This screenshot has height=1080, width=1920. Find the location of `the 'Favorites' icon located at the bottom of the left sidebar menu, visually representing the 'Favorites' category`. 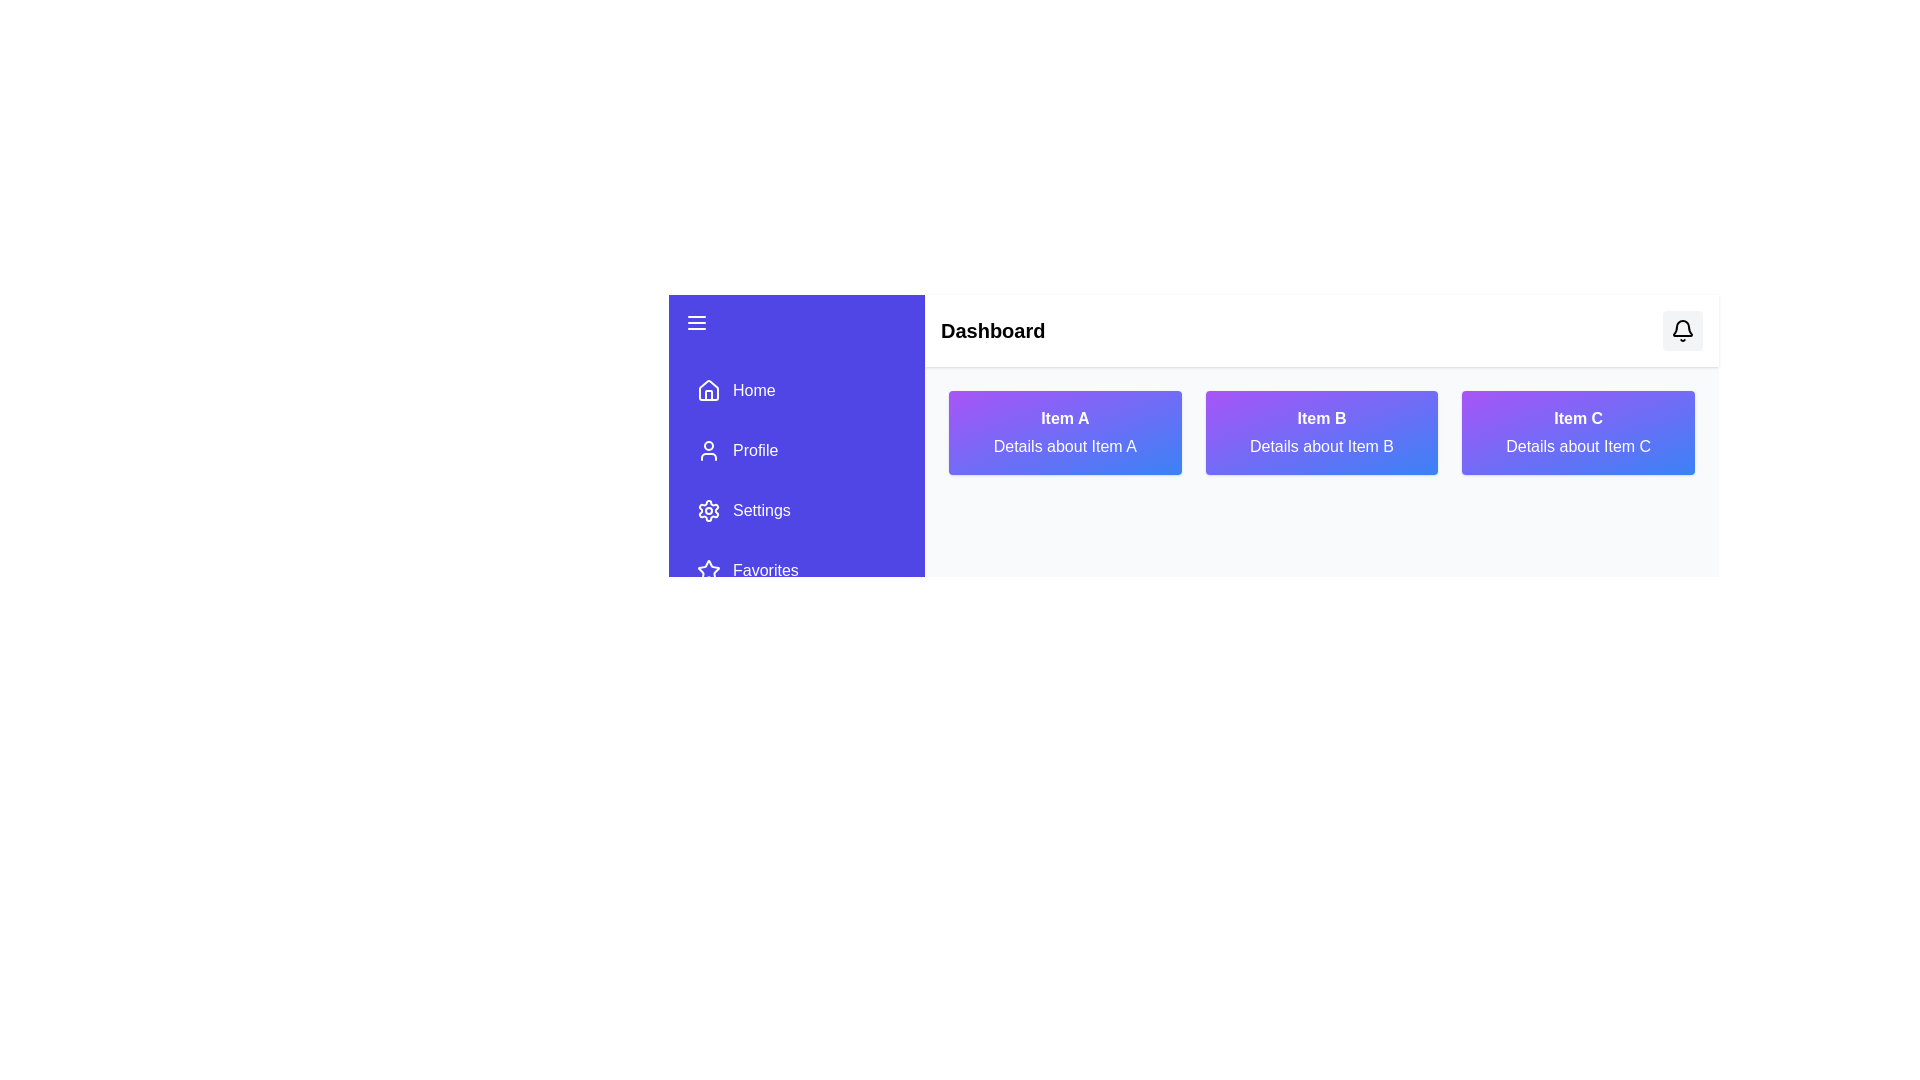

the 'Favorites' icon located at the bottom of the left sidebar menu, visually representing the 'Favorites' category is located at coordinates (709, 570).